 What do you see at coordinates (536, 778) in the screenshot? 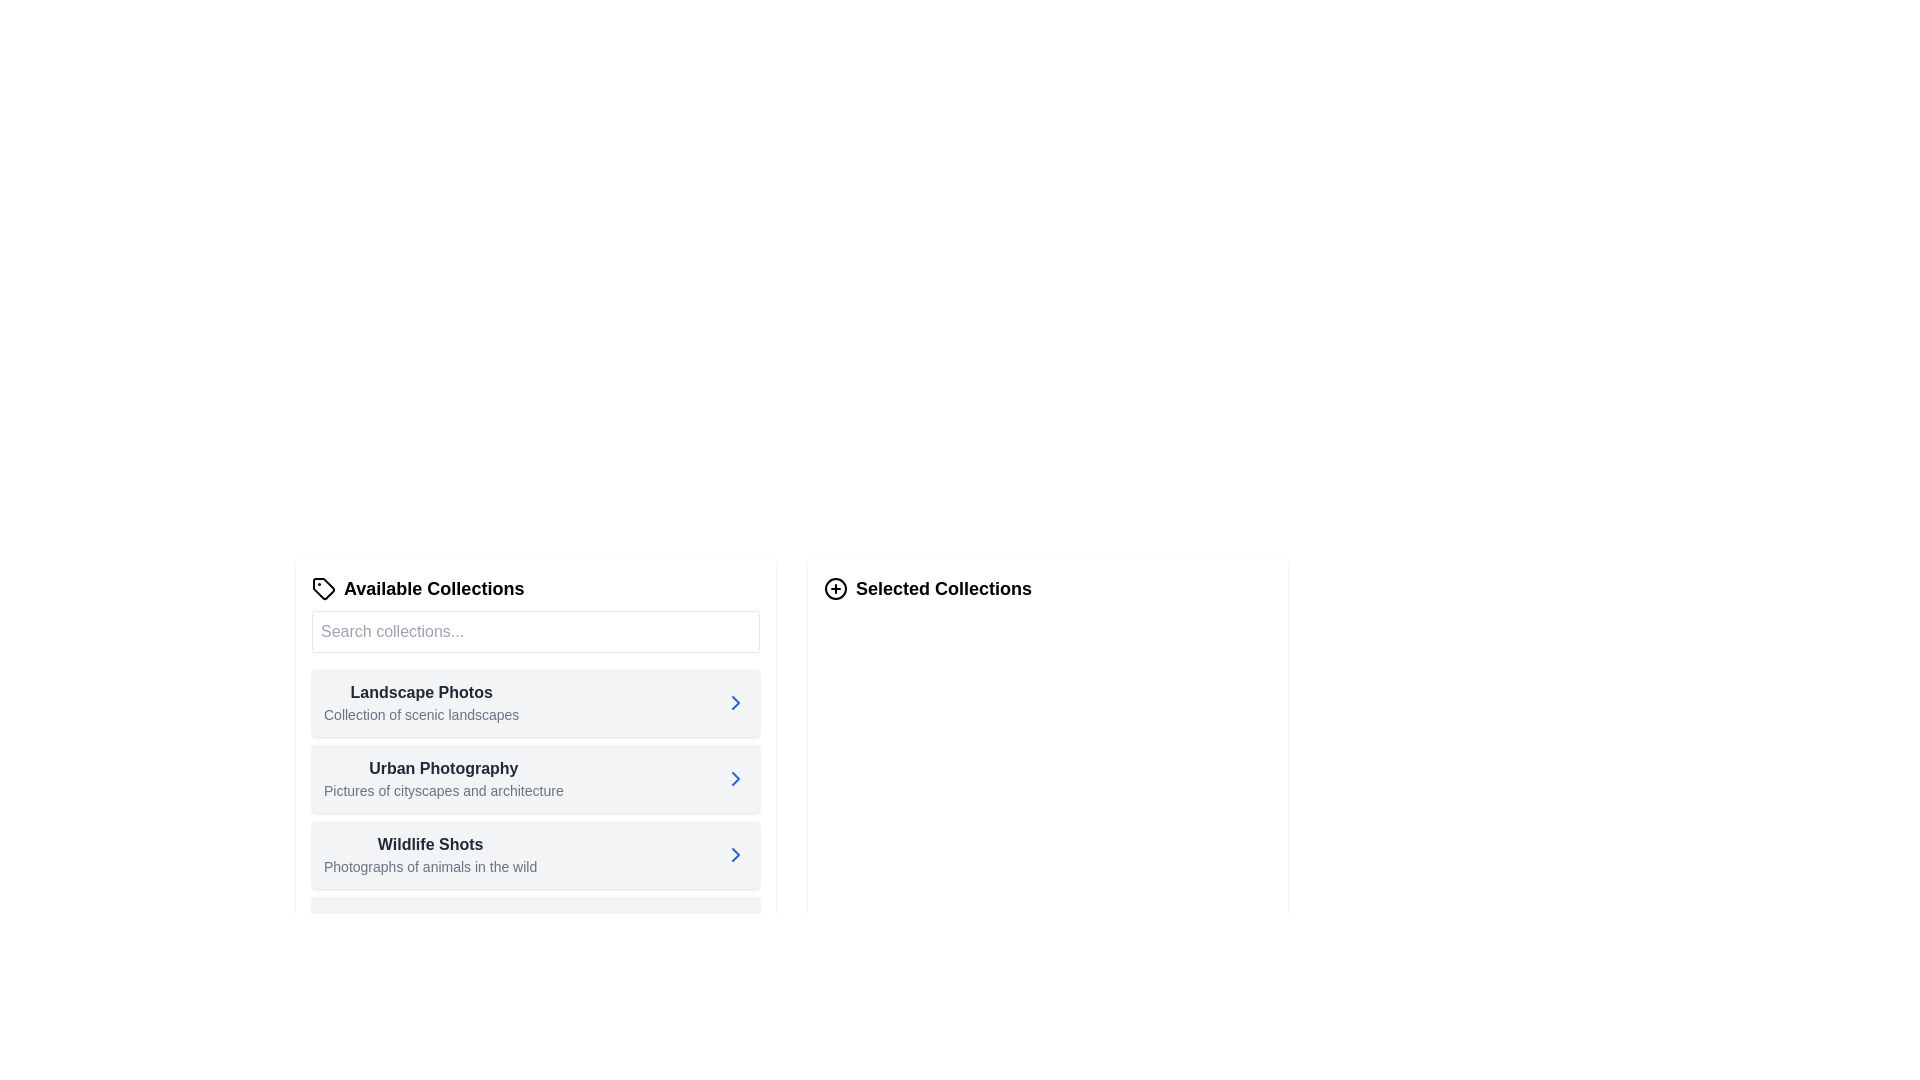
I see `the second card in the 'Available Collections' panel, which represents a category for urban photography topics` at bounding box center [536, 778].